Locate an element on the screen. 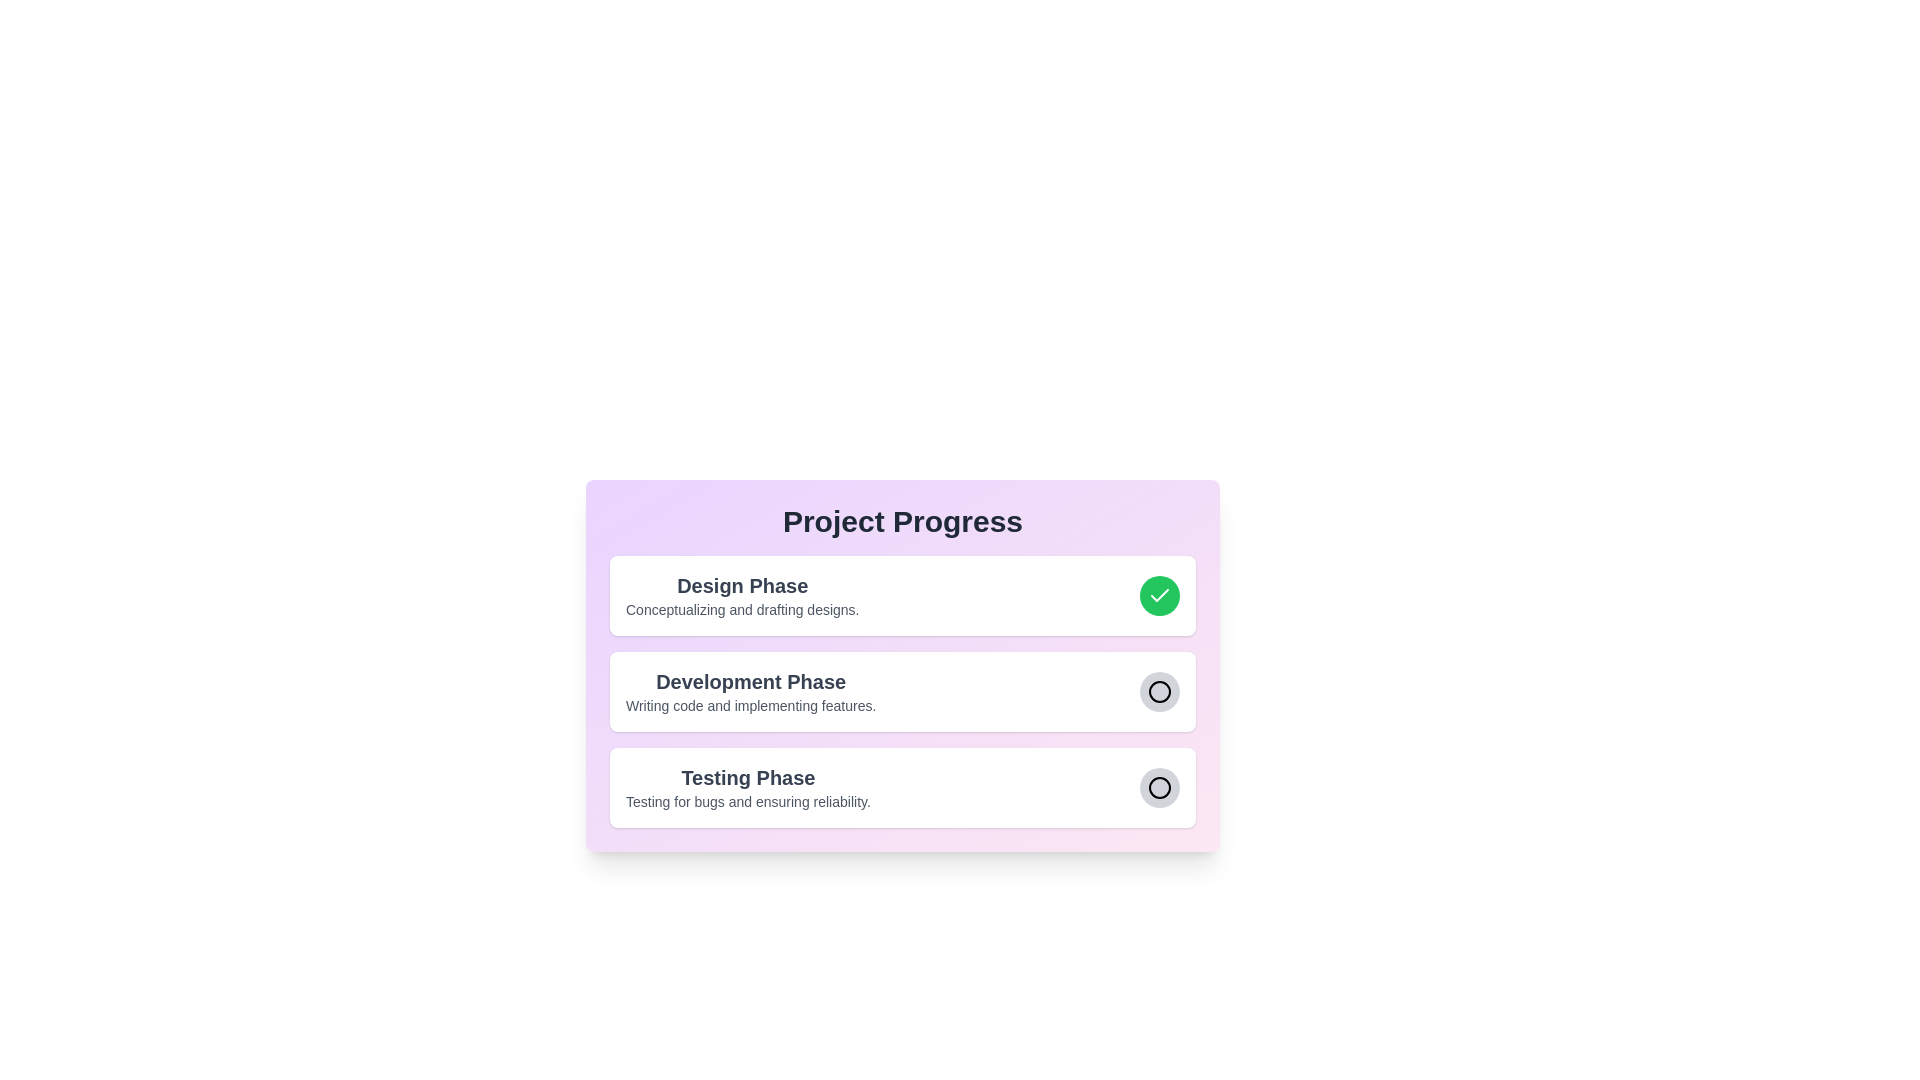 This screenshot has height=1080, width=1920. text section titled 'Development Phase' which contains the lines 'Development Phase' and 'Writing code and implementing features.' is located at coordinates (750, 690).